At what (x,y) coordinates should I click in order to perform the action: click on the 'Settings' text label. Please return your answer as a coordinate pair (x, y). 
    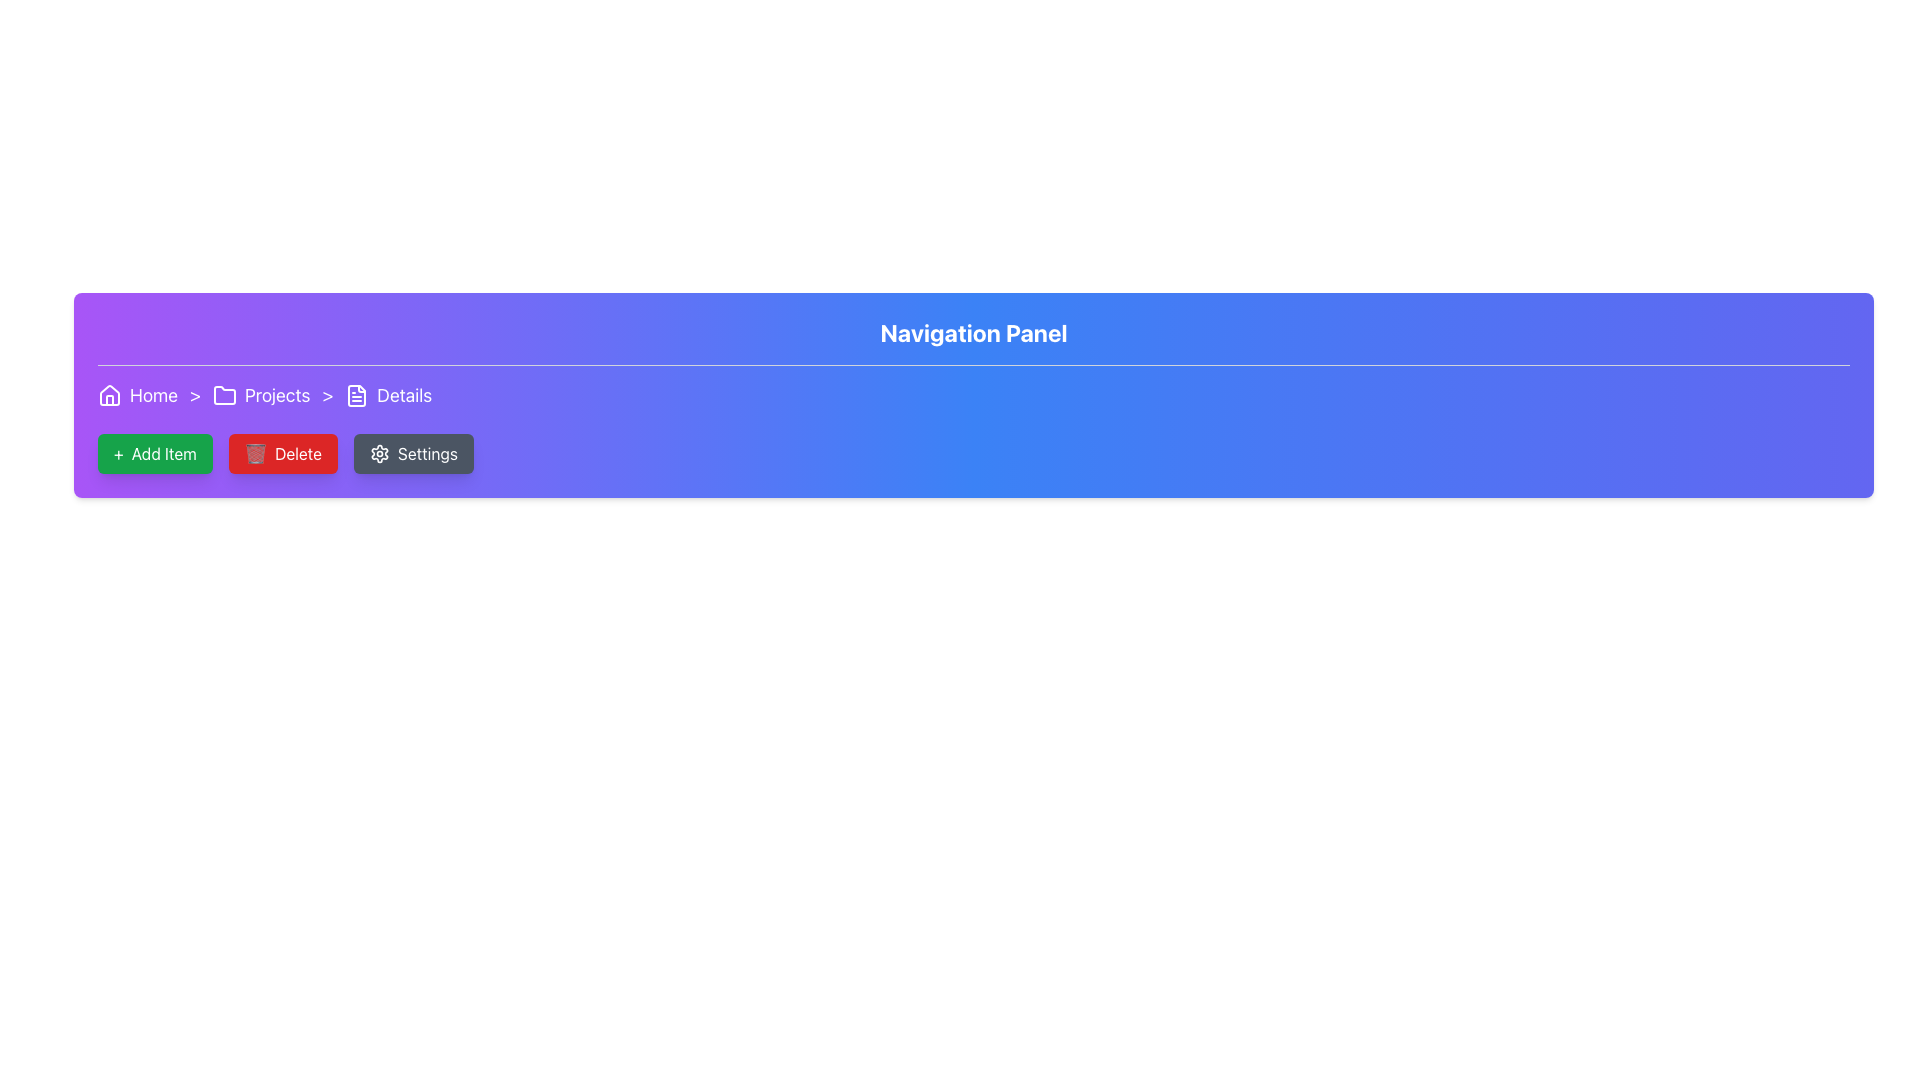
    Looking at the image, I should click on (426, 454).